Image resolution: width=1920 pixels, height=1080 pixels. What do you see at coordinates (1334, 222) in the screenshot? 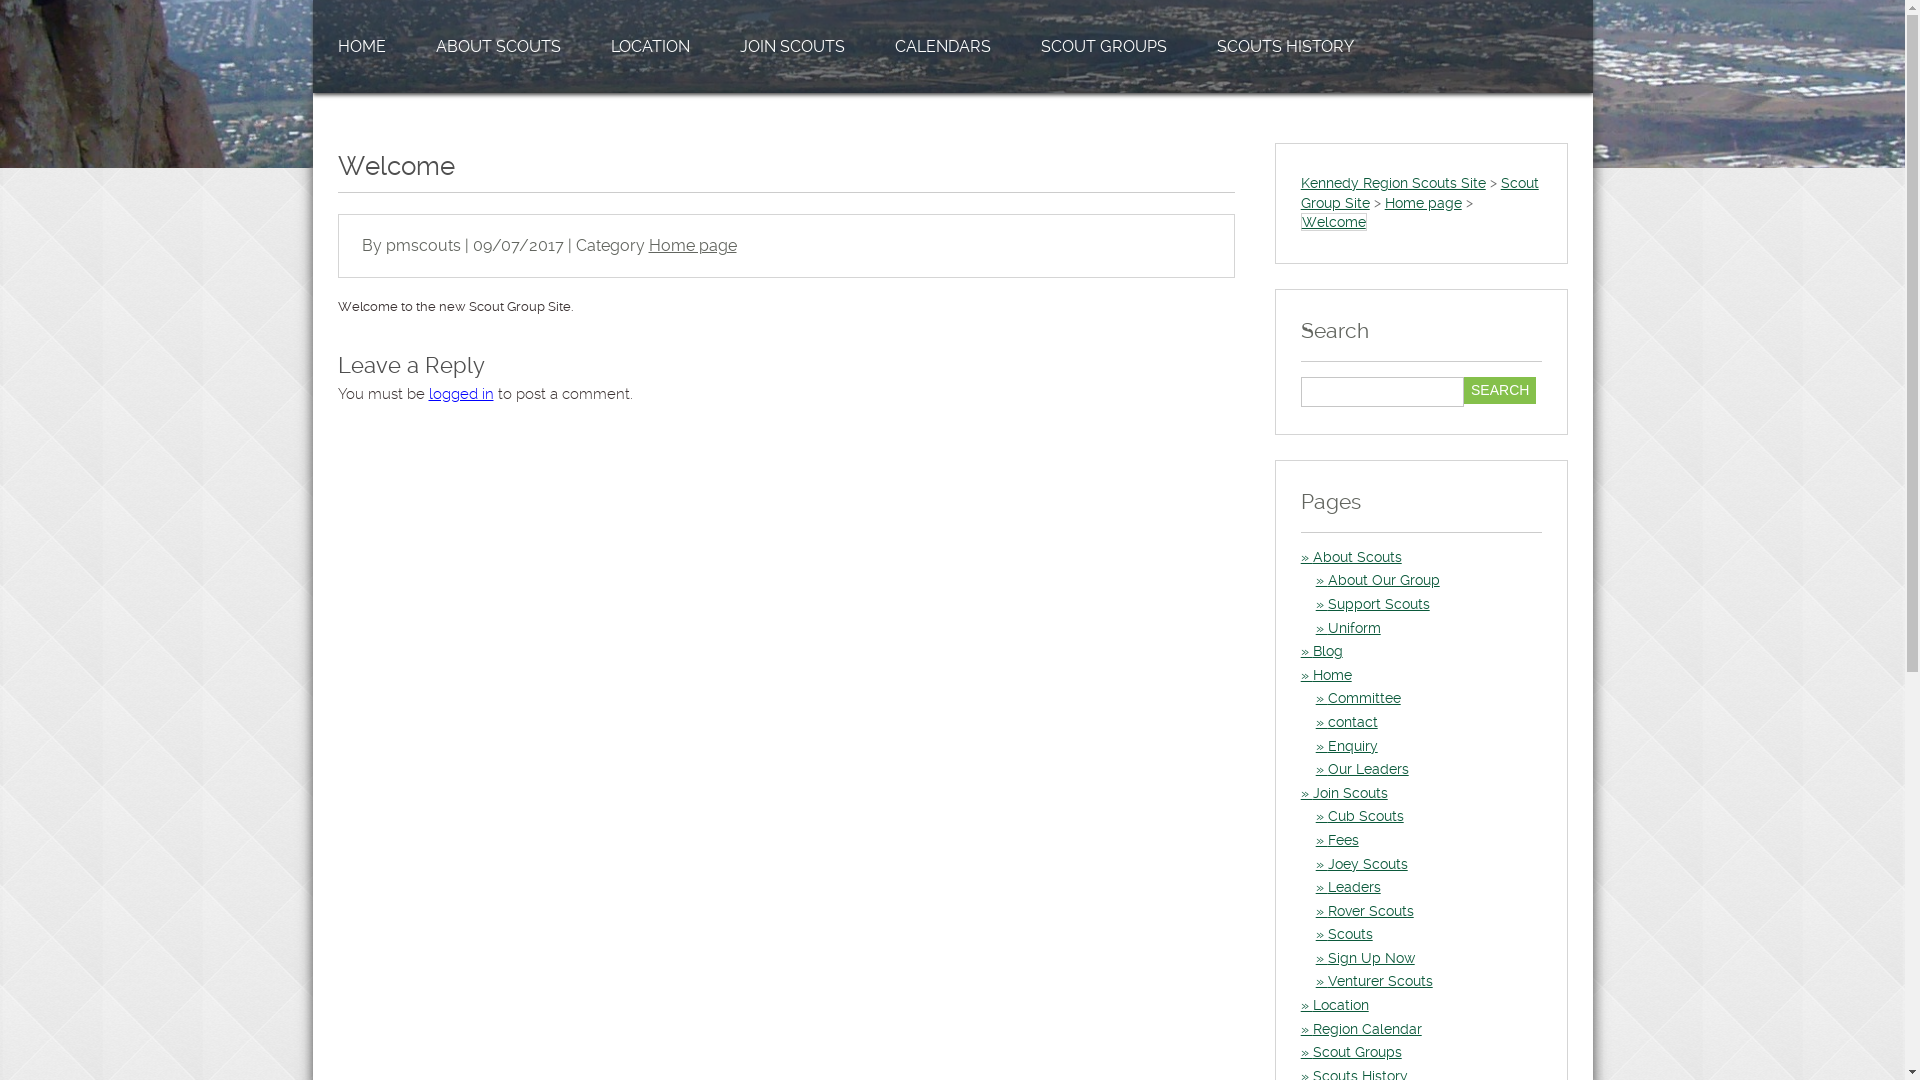
I see `'Welcome'` at bounding box center [1334, 222].